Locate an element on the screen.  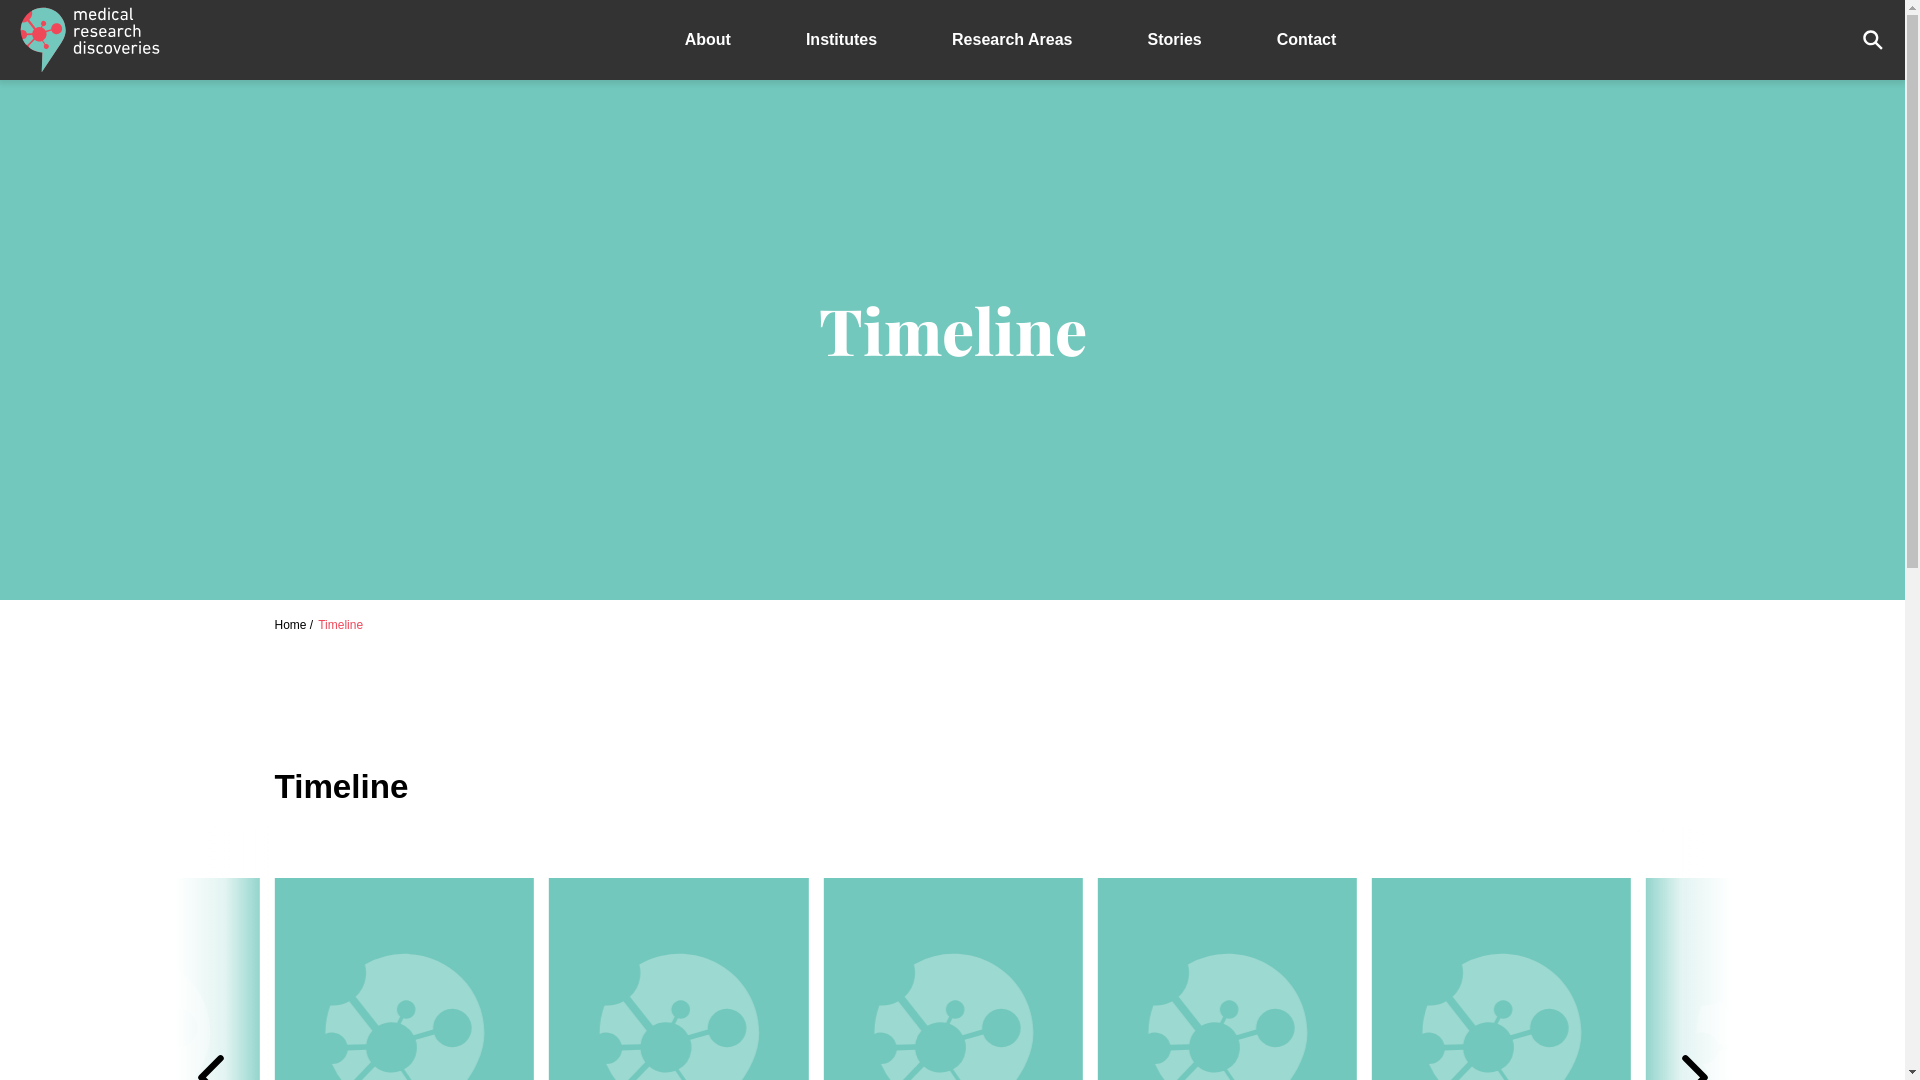
'Research Areas' is located at coordinates (915, 39).